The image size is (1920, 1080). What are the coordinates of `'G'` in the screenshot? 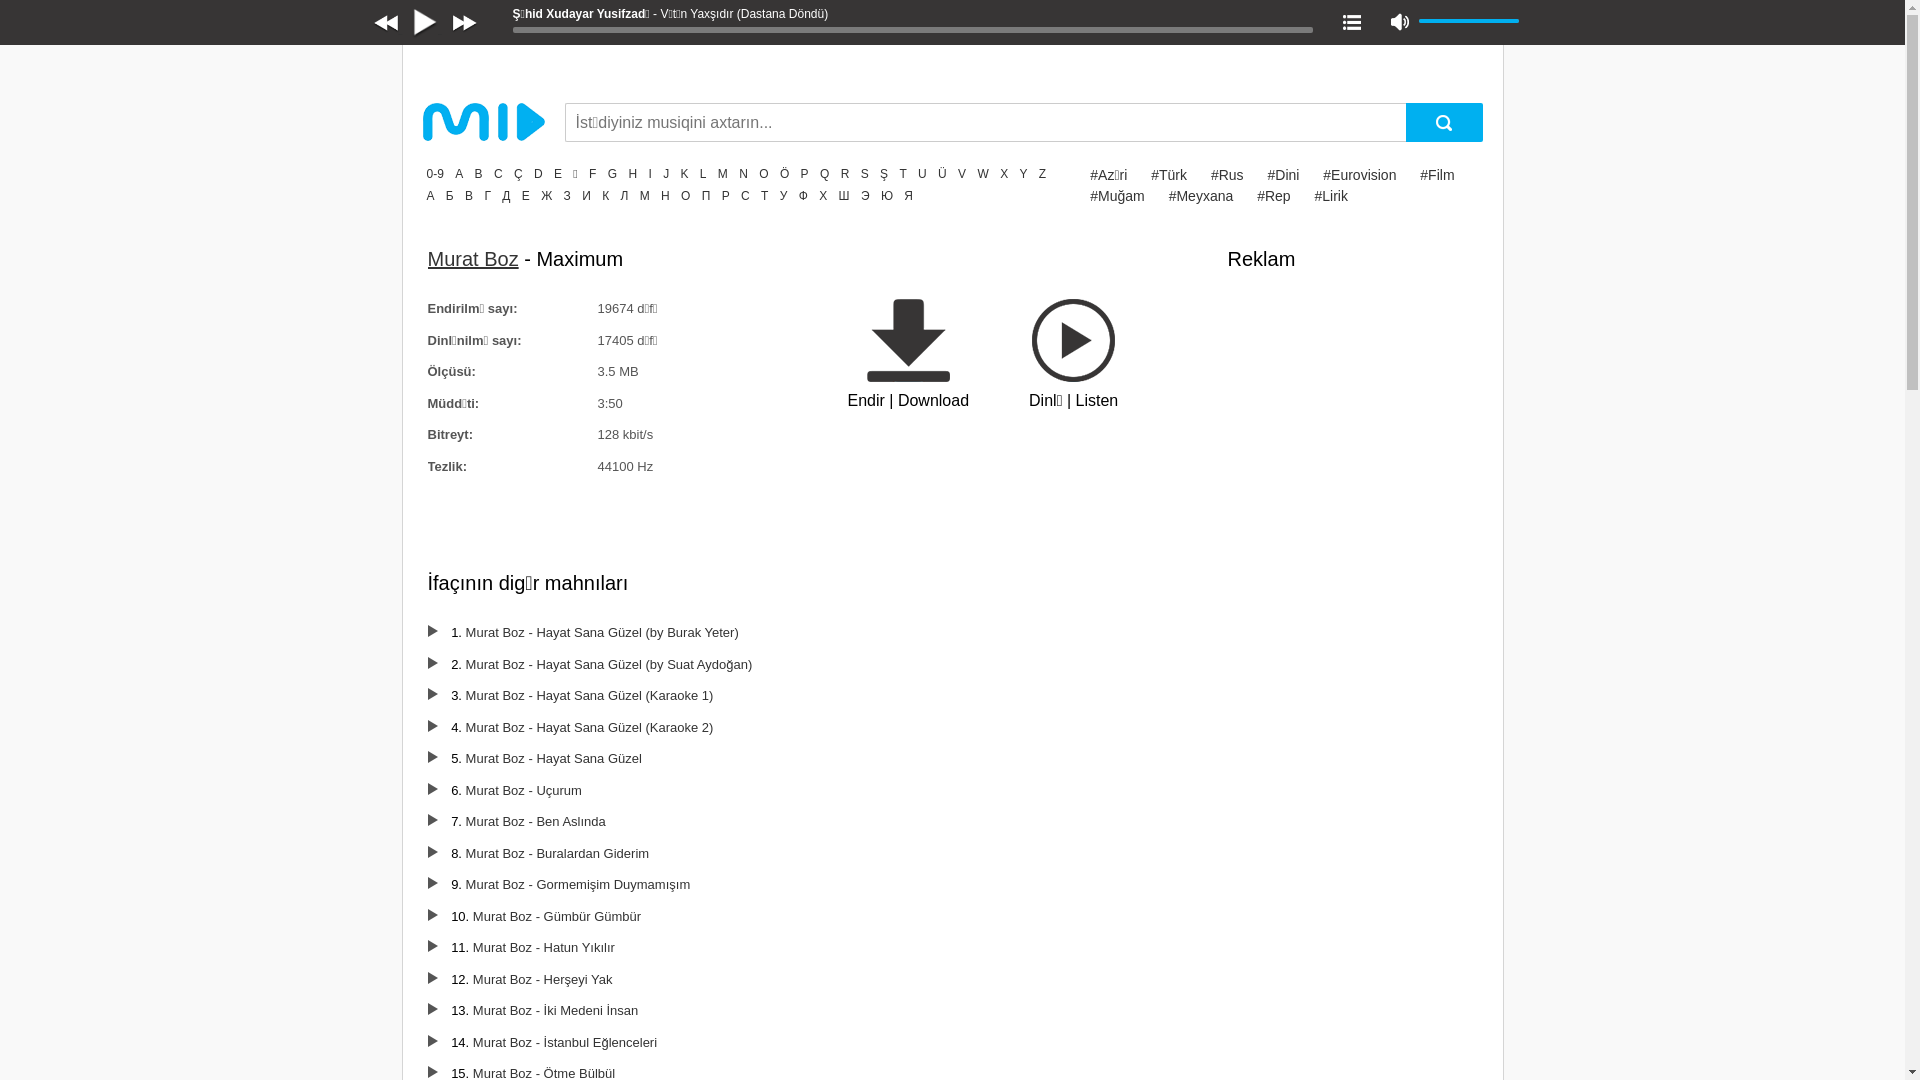 It's located at (611, 172).